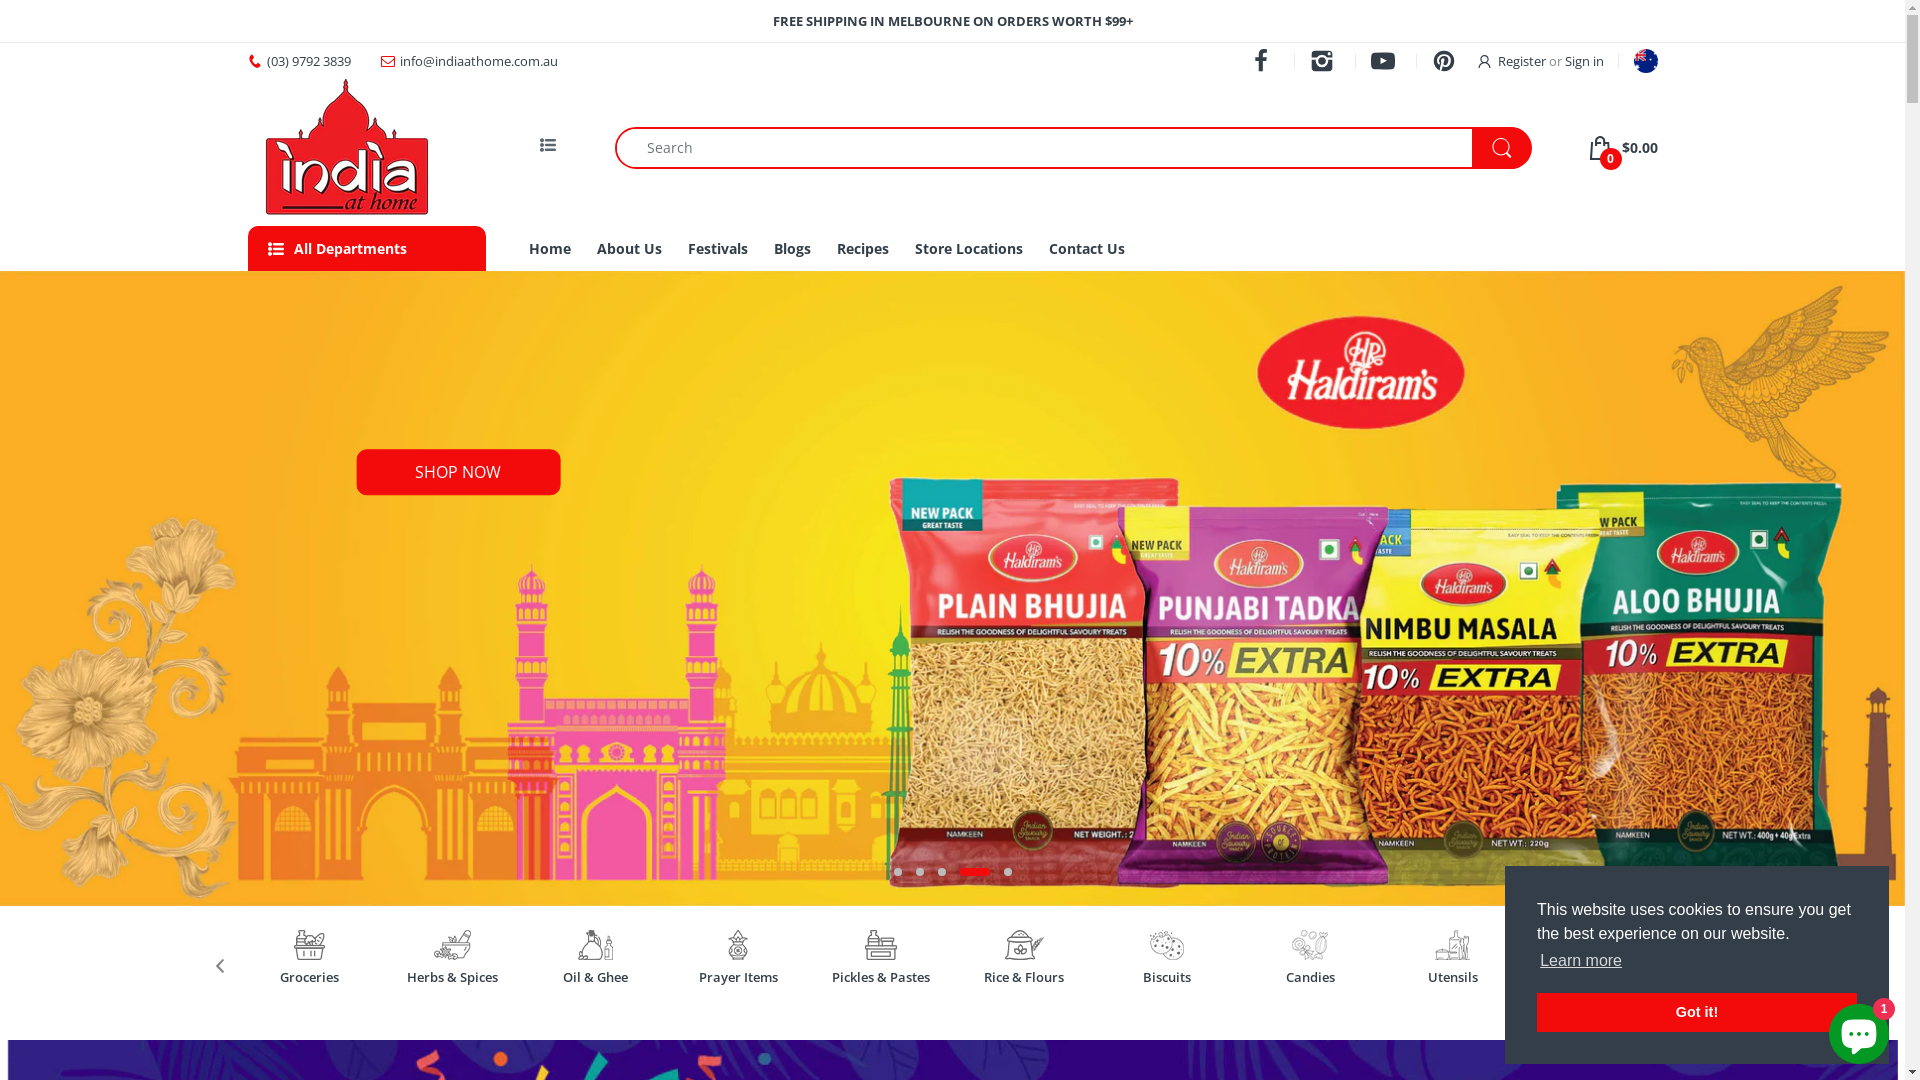 This screenshot has width=1920, height=1080. What do you see at coordinates (1258, 976) in the screenshot?
I see `'Candies'` at bounding box center [1258, 976].